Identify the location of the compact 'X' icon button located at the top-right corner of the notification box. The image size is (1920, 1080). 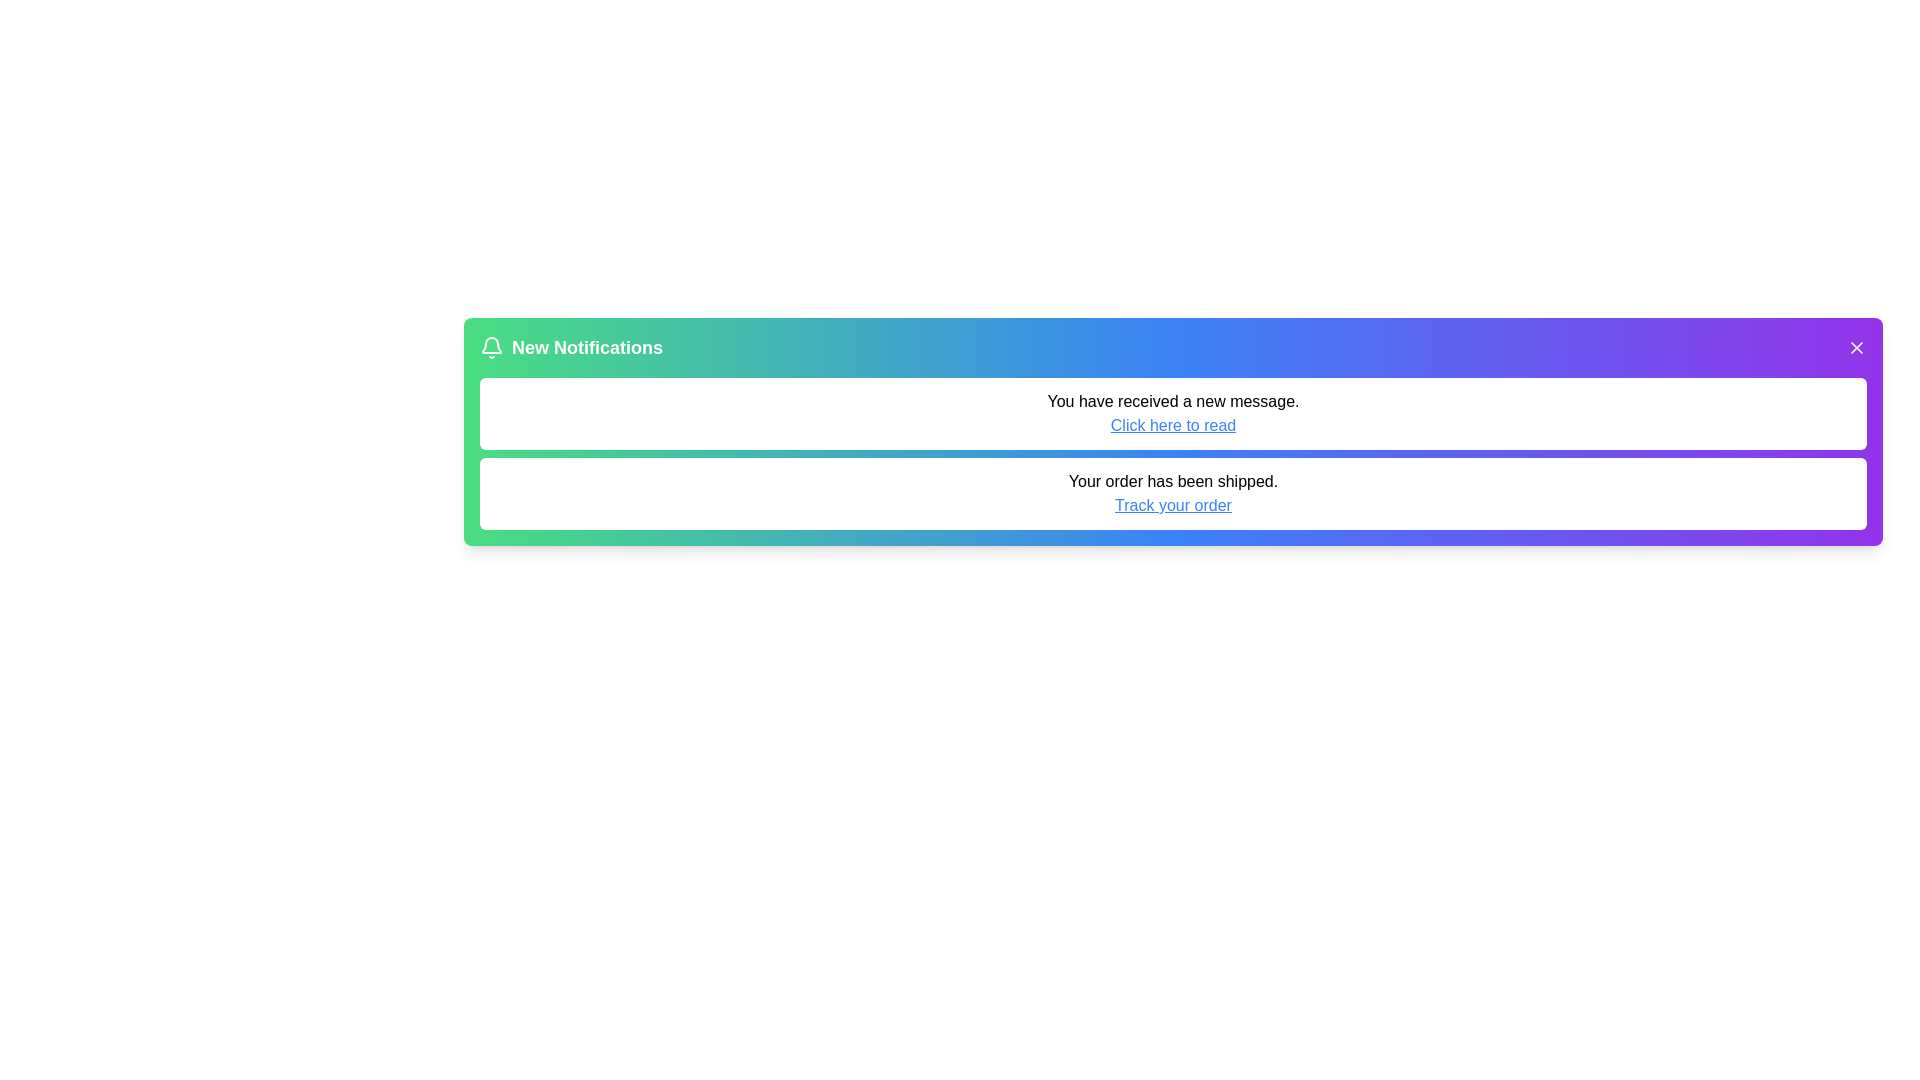
(1856, 346).